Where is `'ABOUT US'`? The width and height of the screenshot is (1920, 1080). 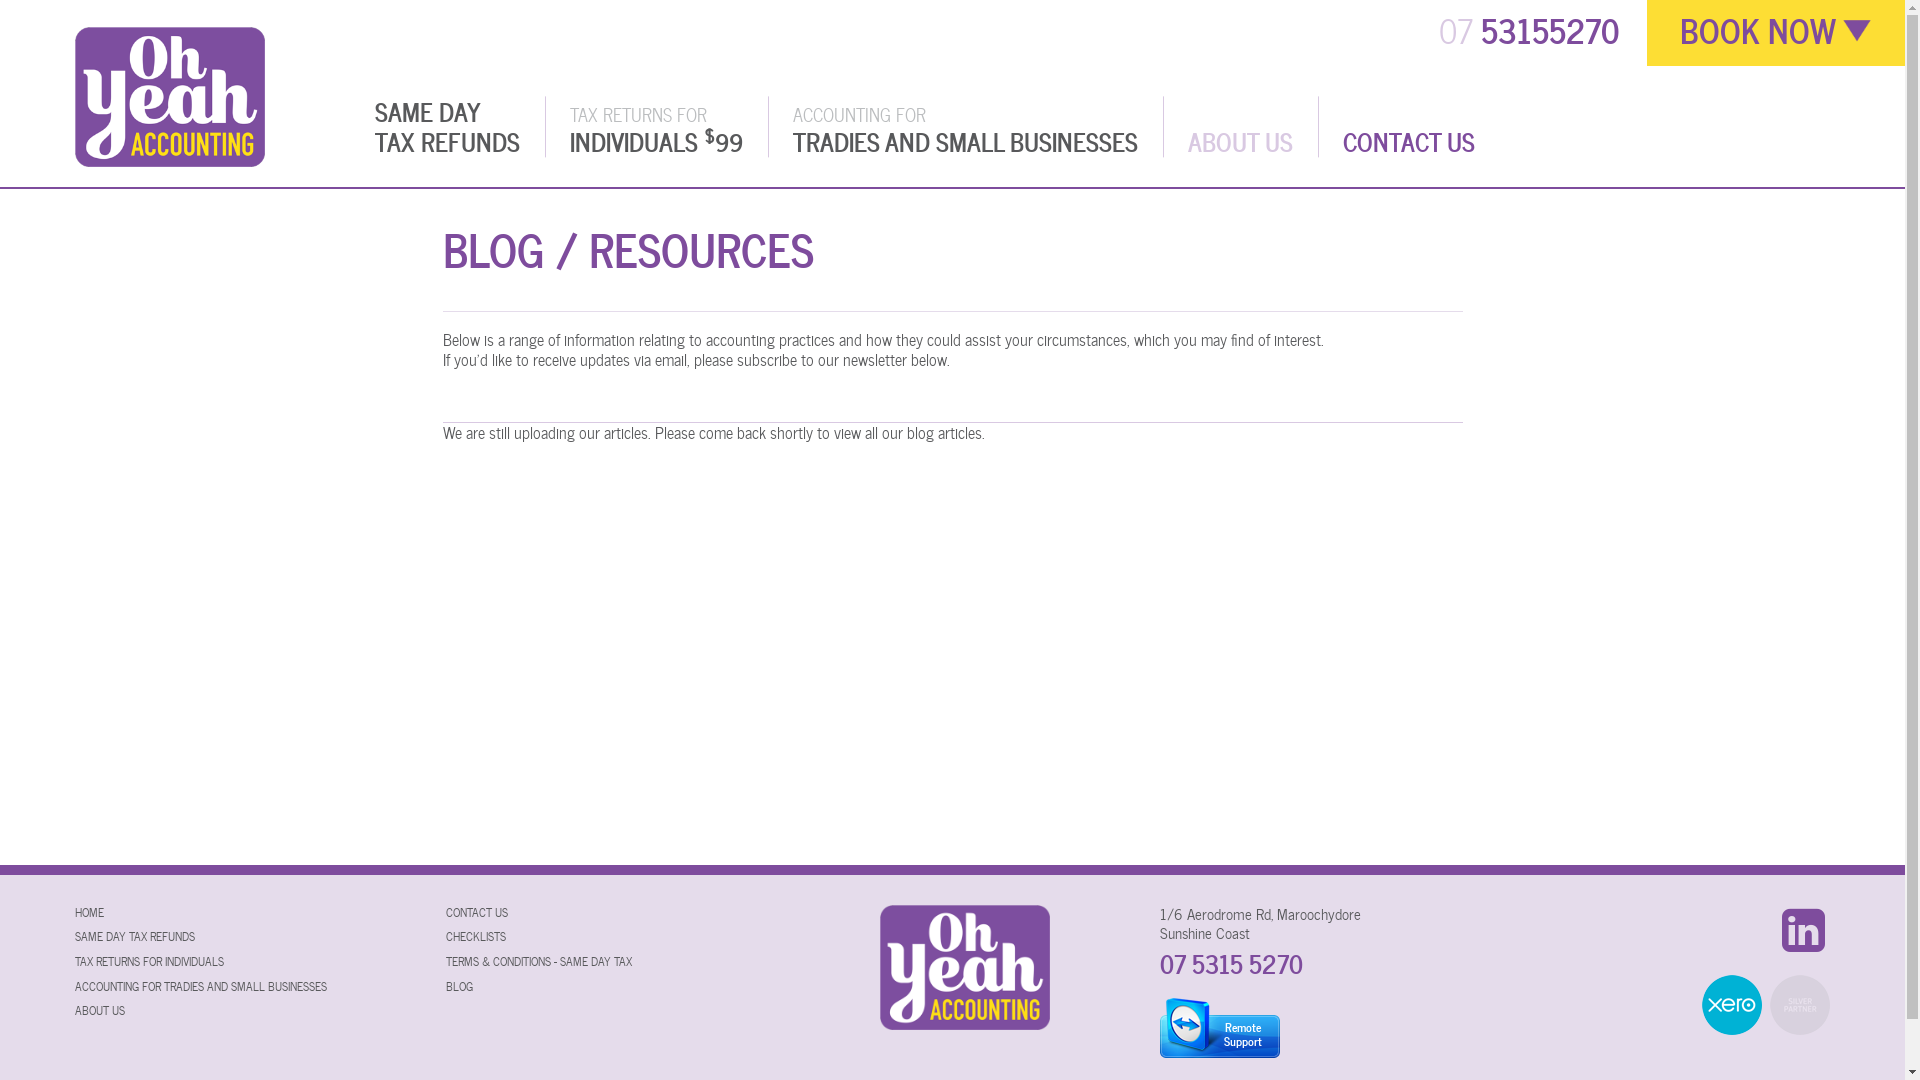 'ABOUT US' is located at coordinates (99, 1010).